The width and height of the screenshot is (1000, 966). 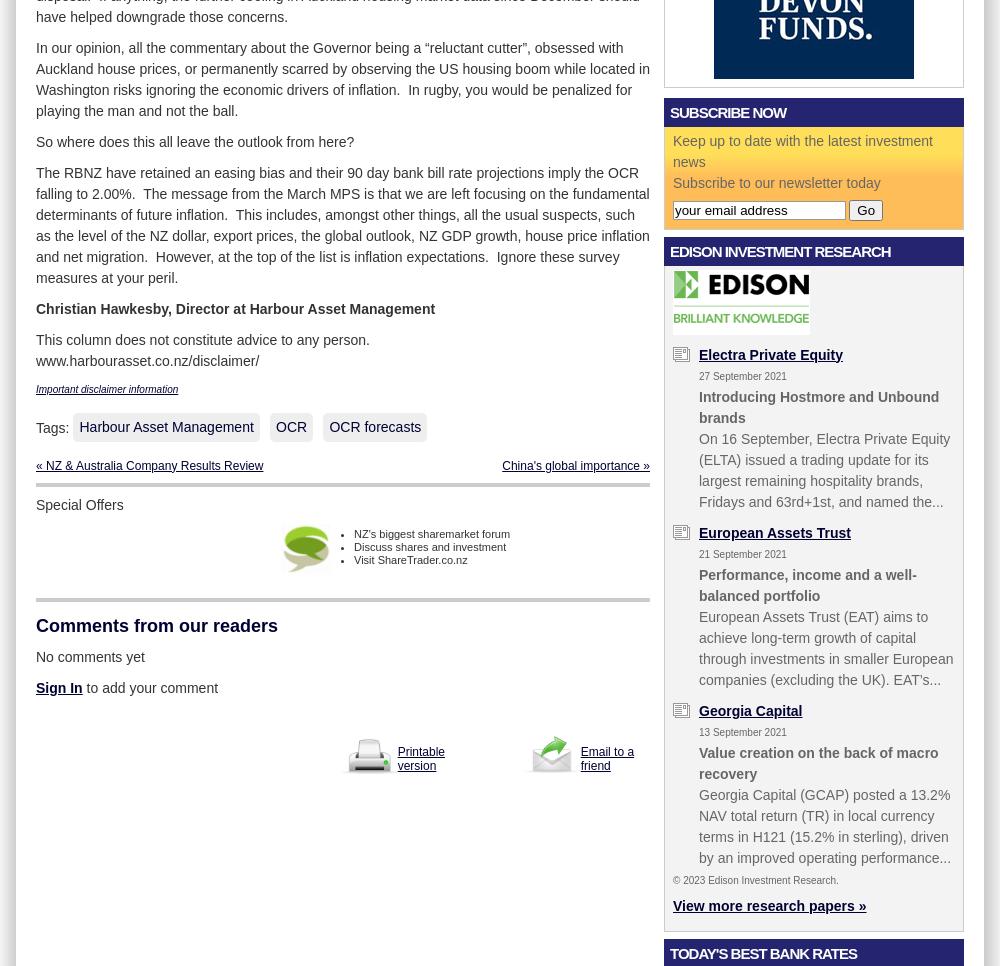 I want to click on 'Performance, income and a well-balanced portfolio', so click(x=807, y=583).